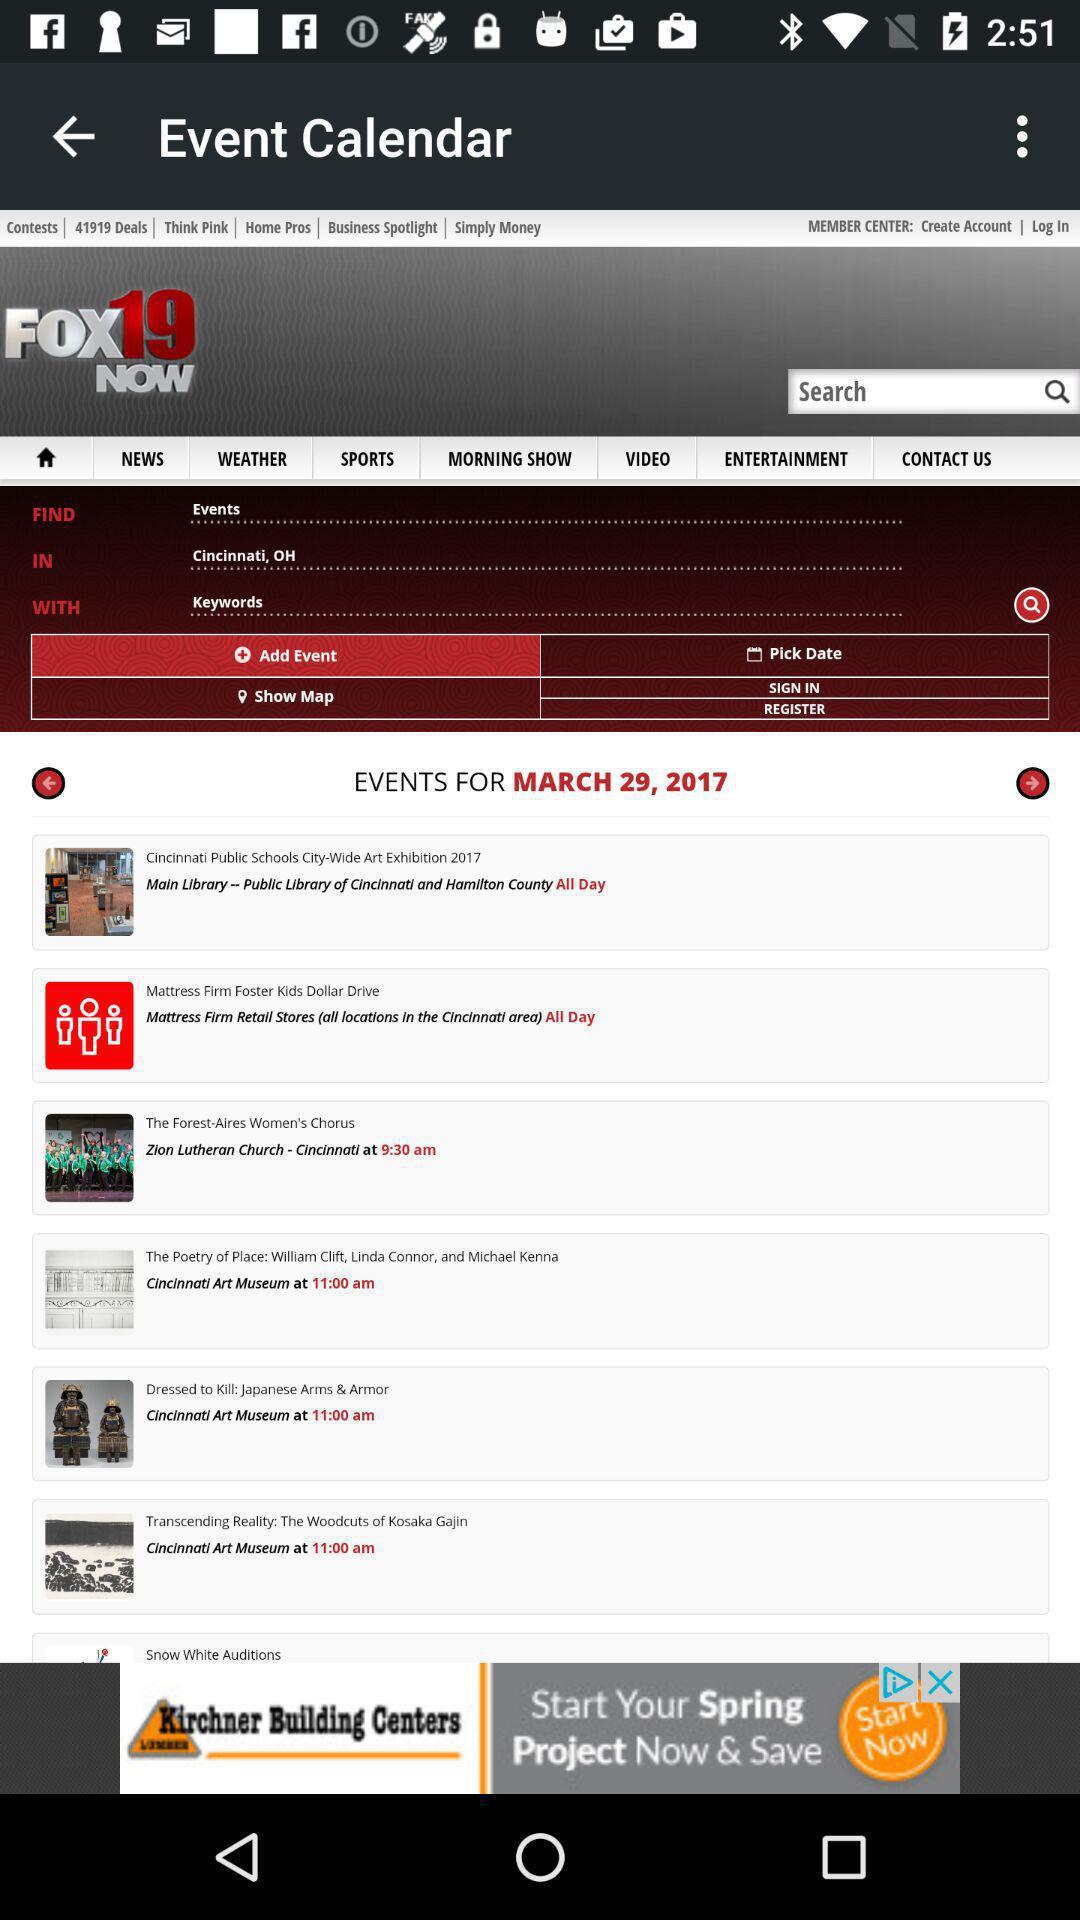 This screenshot has width=1080, height=1920. I want to click on home page of image, so click(540, 935).